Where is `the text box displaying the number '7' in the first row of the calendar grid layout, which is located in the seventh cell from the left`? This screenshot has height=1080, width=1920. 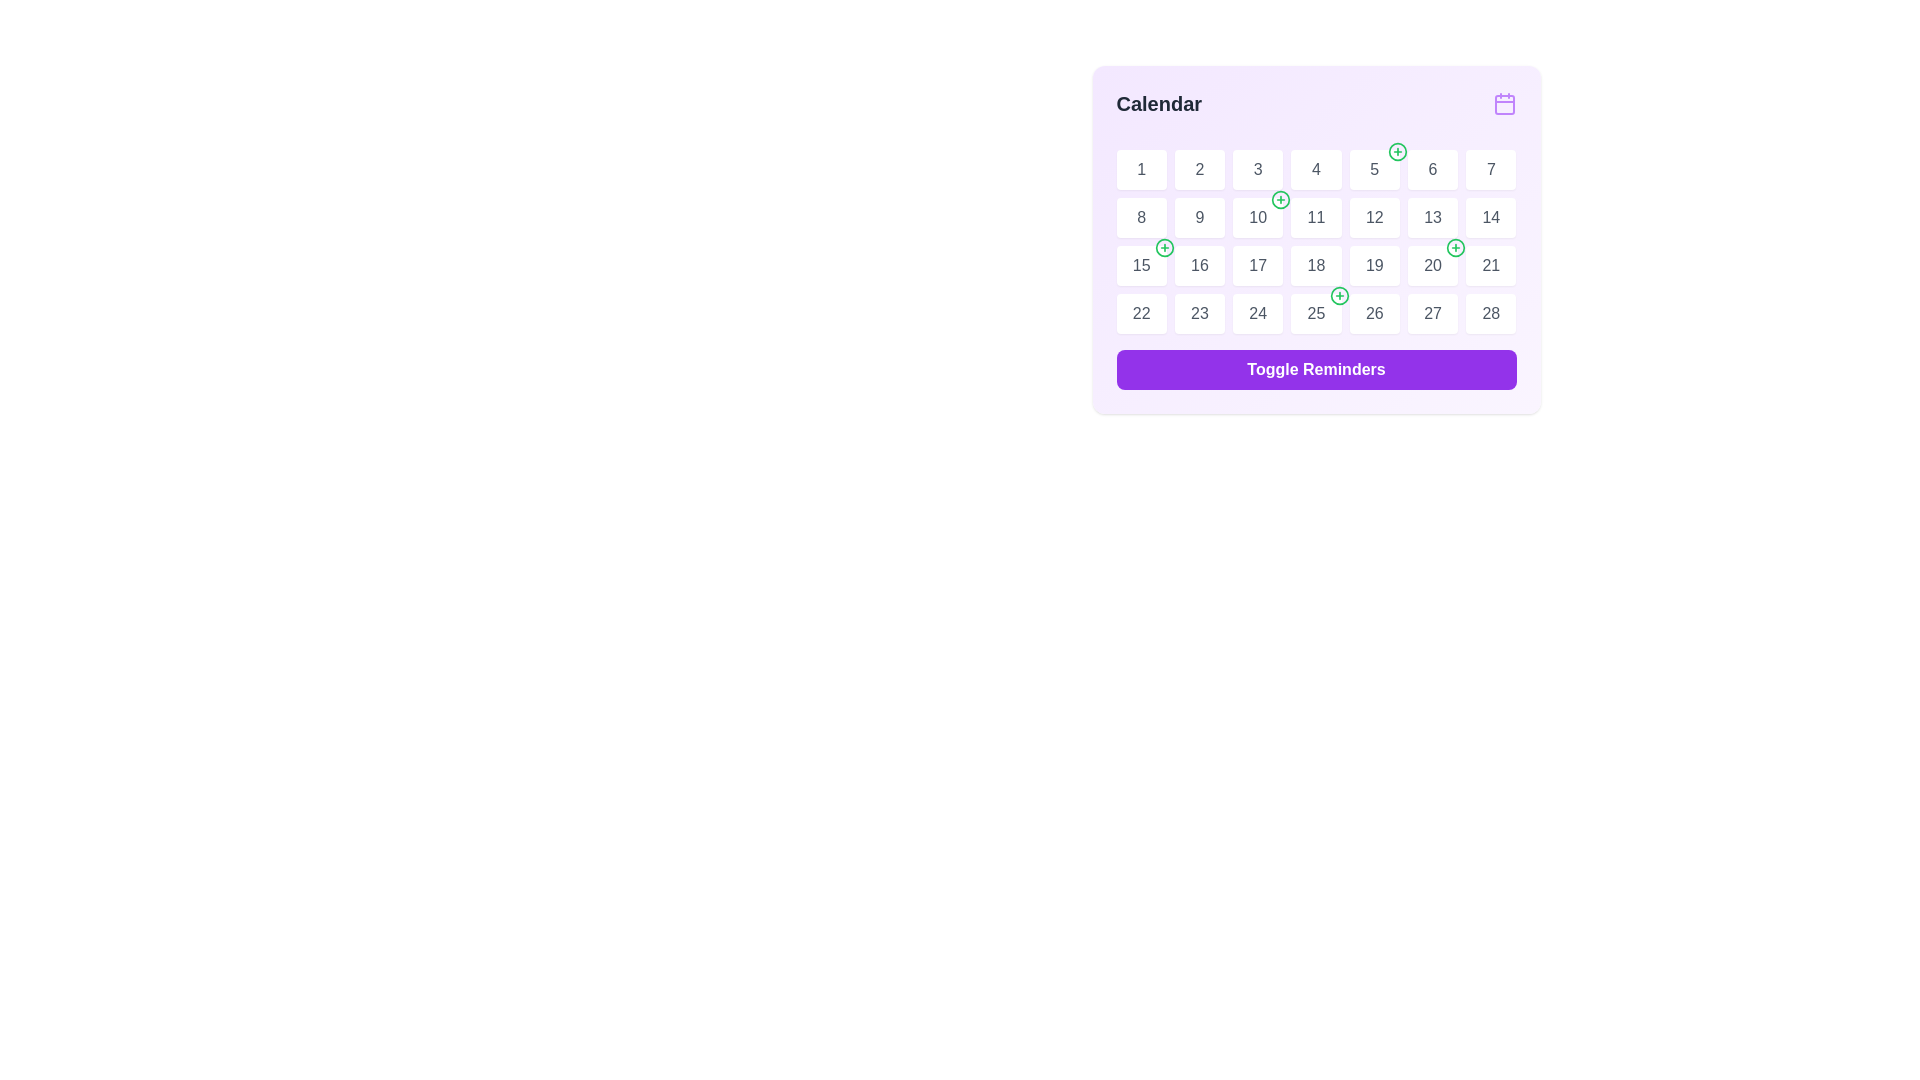 the text box displaying the number '7' in the first row of the calendar grid layout, which is located in the seventh cell from the left is located at coordinates (1491, 168).